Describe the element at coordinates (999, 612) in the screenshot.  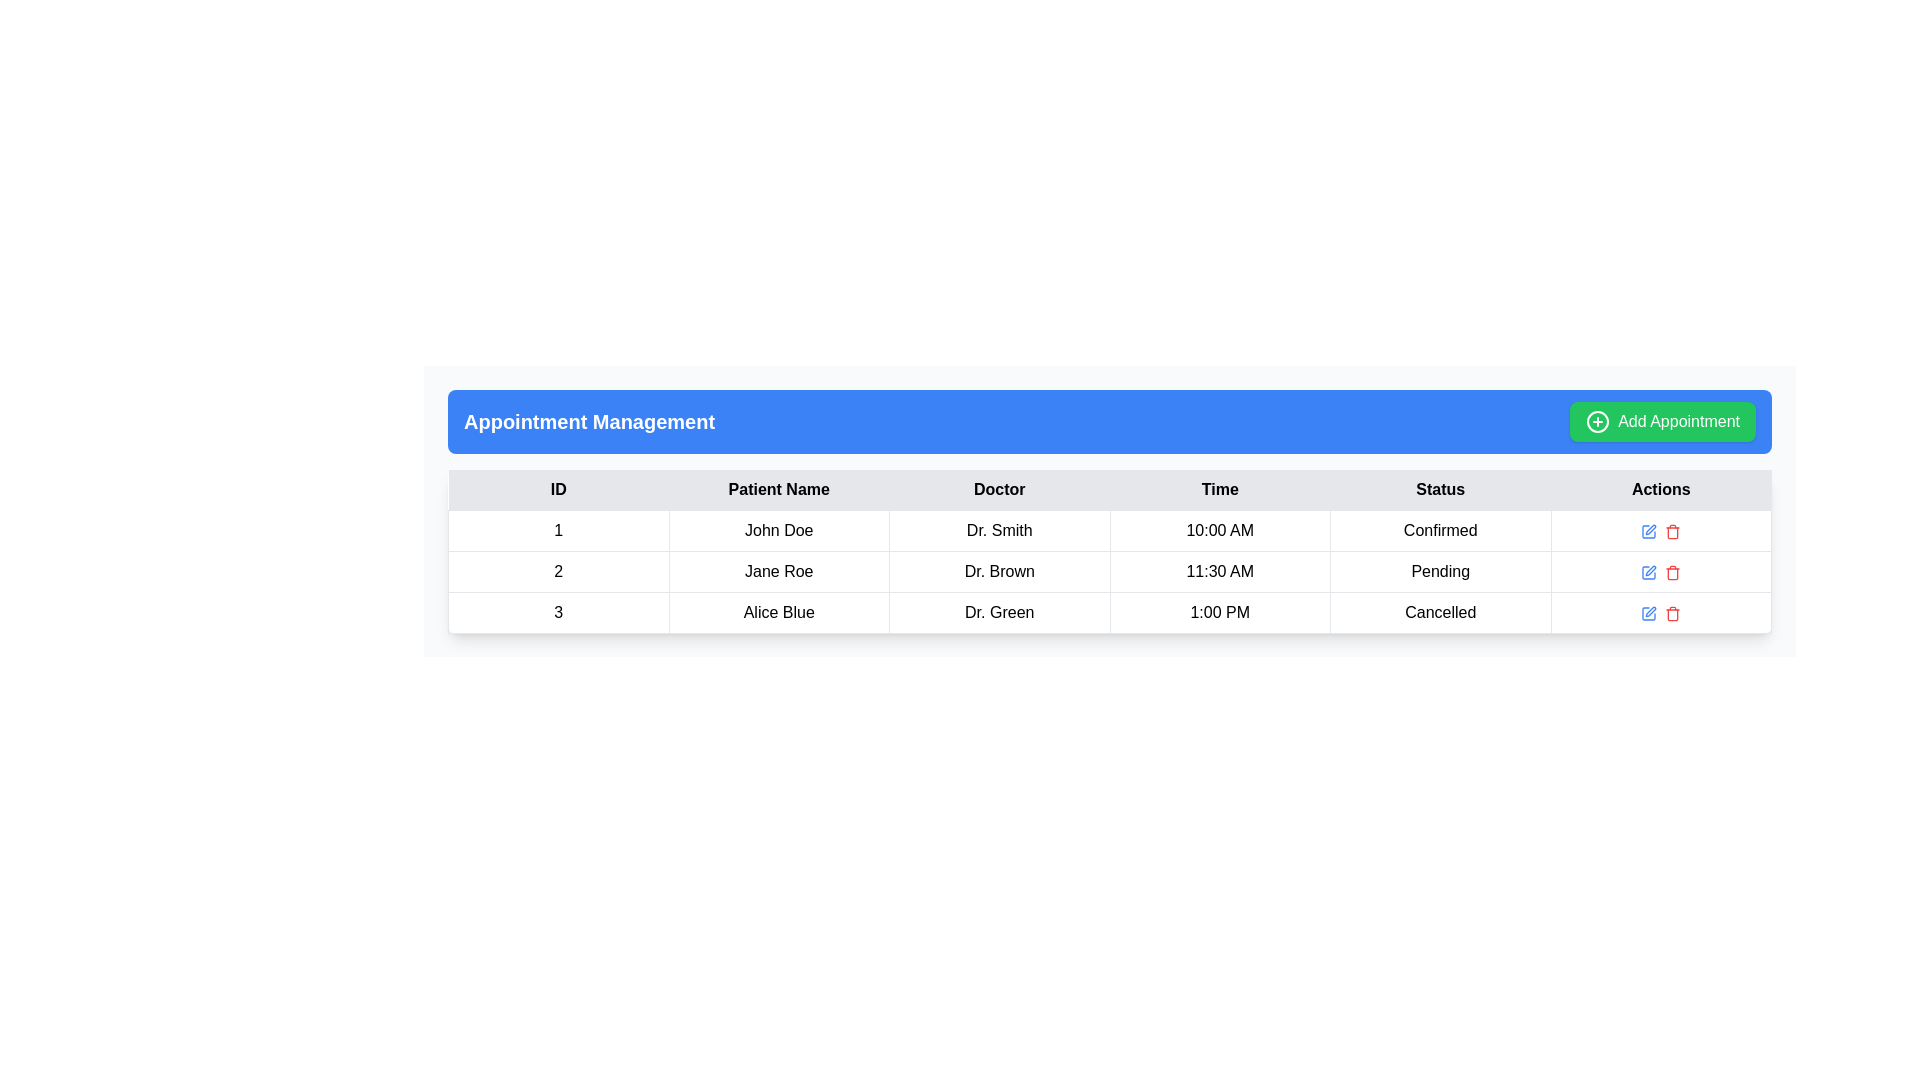
I see `static text label indicating the doctor's name for the patient 'Alice Blue' located in the third row of the table under the 'Doctor' column` at that location.